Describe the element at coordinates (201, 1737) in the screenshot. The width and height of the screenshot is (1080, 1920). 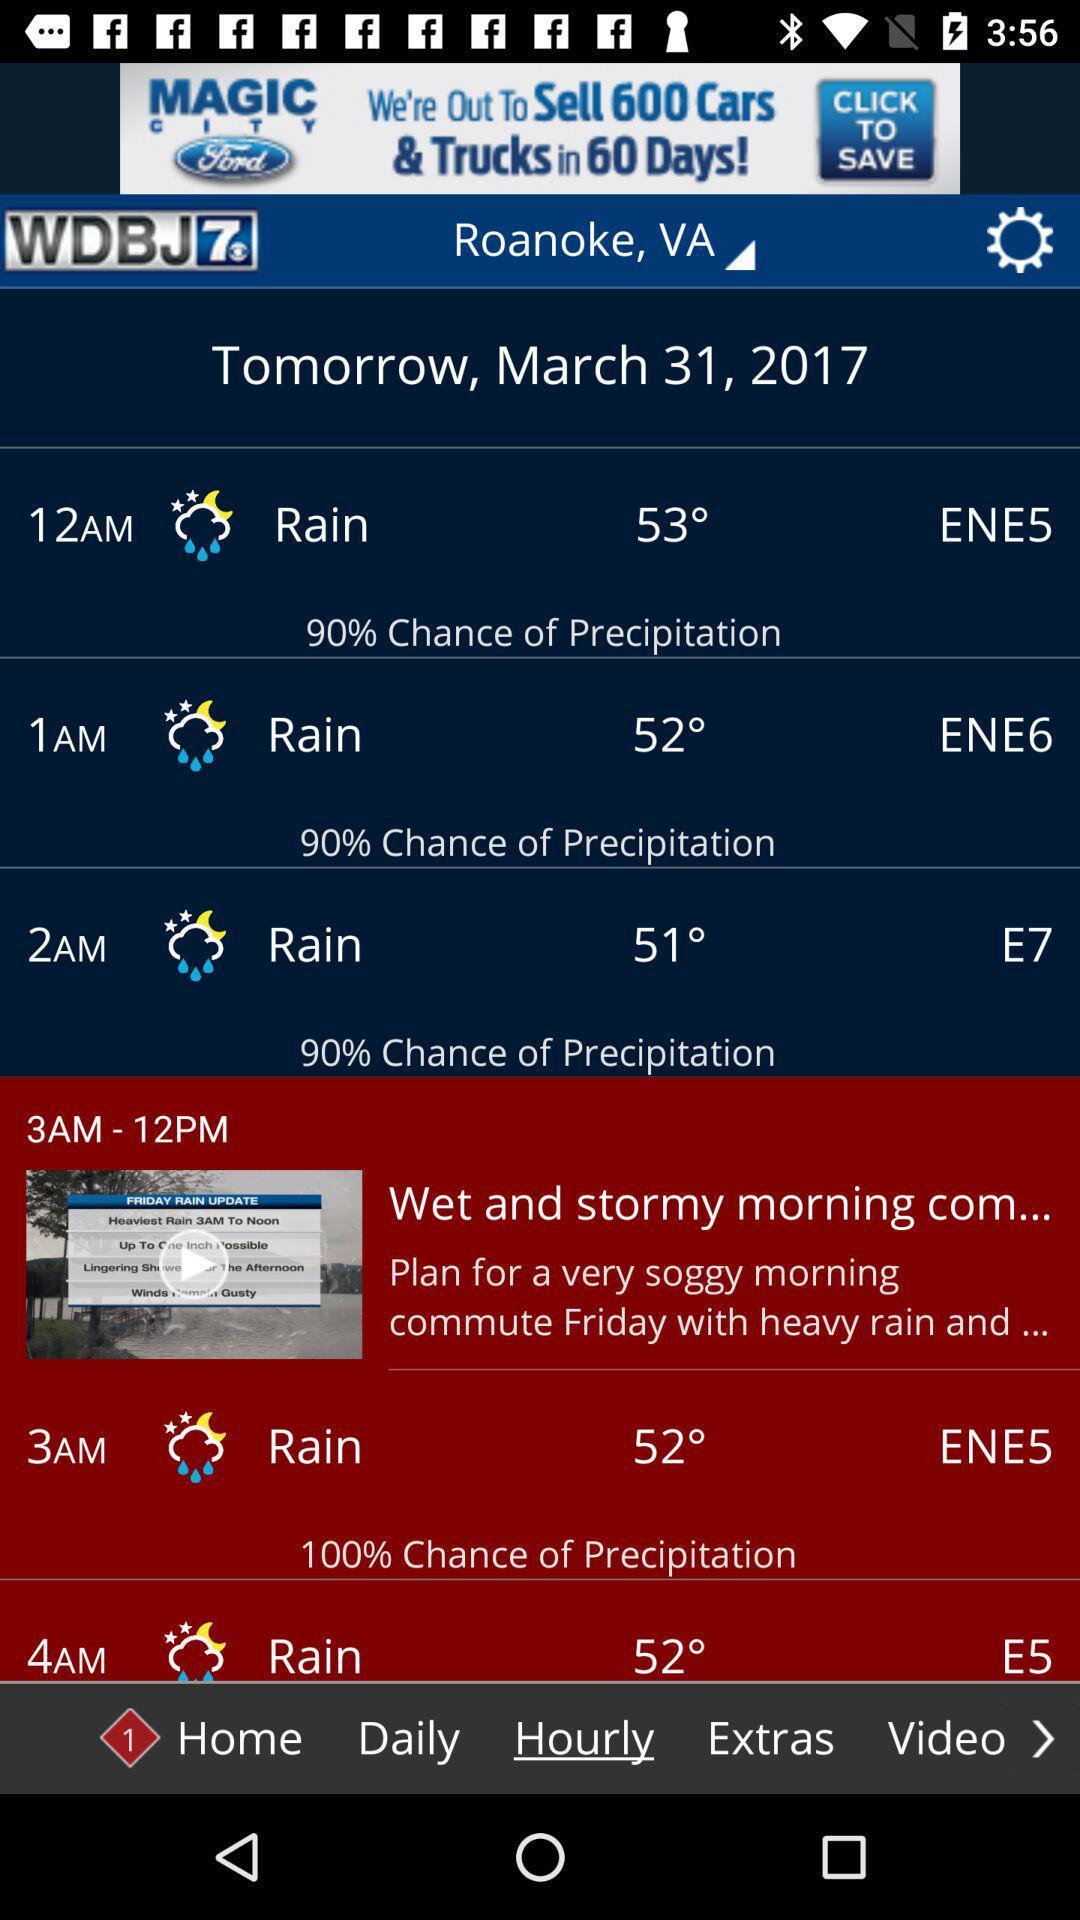
I see `home button` at that location.